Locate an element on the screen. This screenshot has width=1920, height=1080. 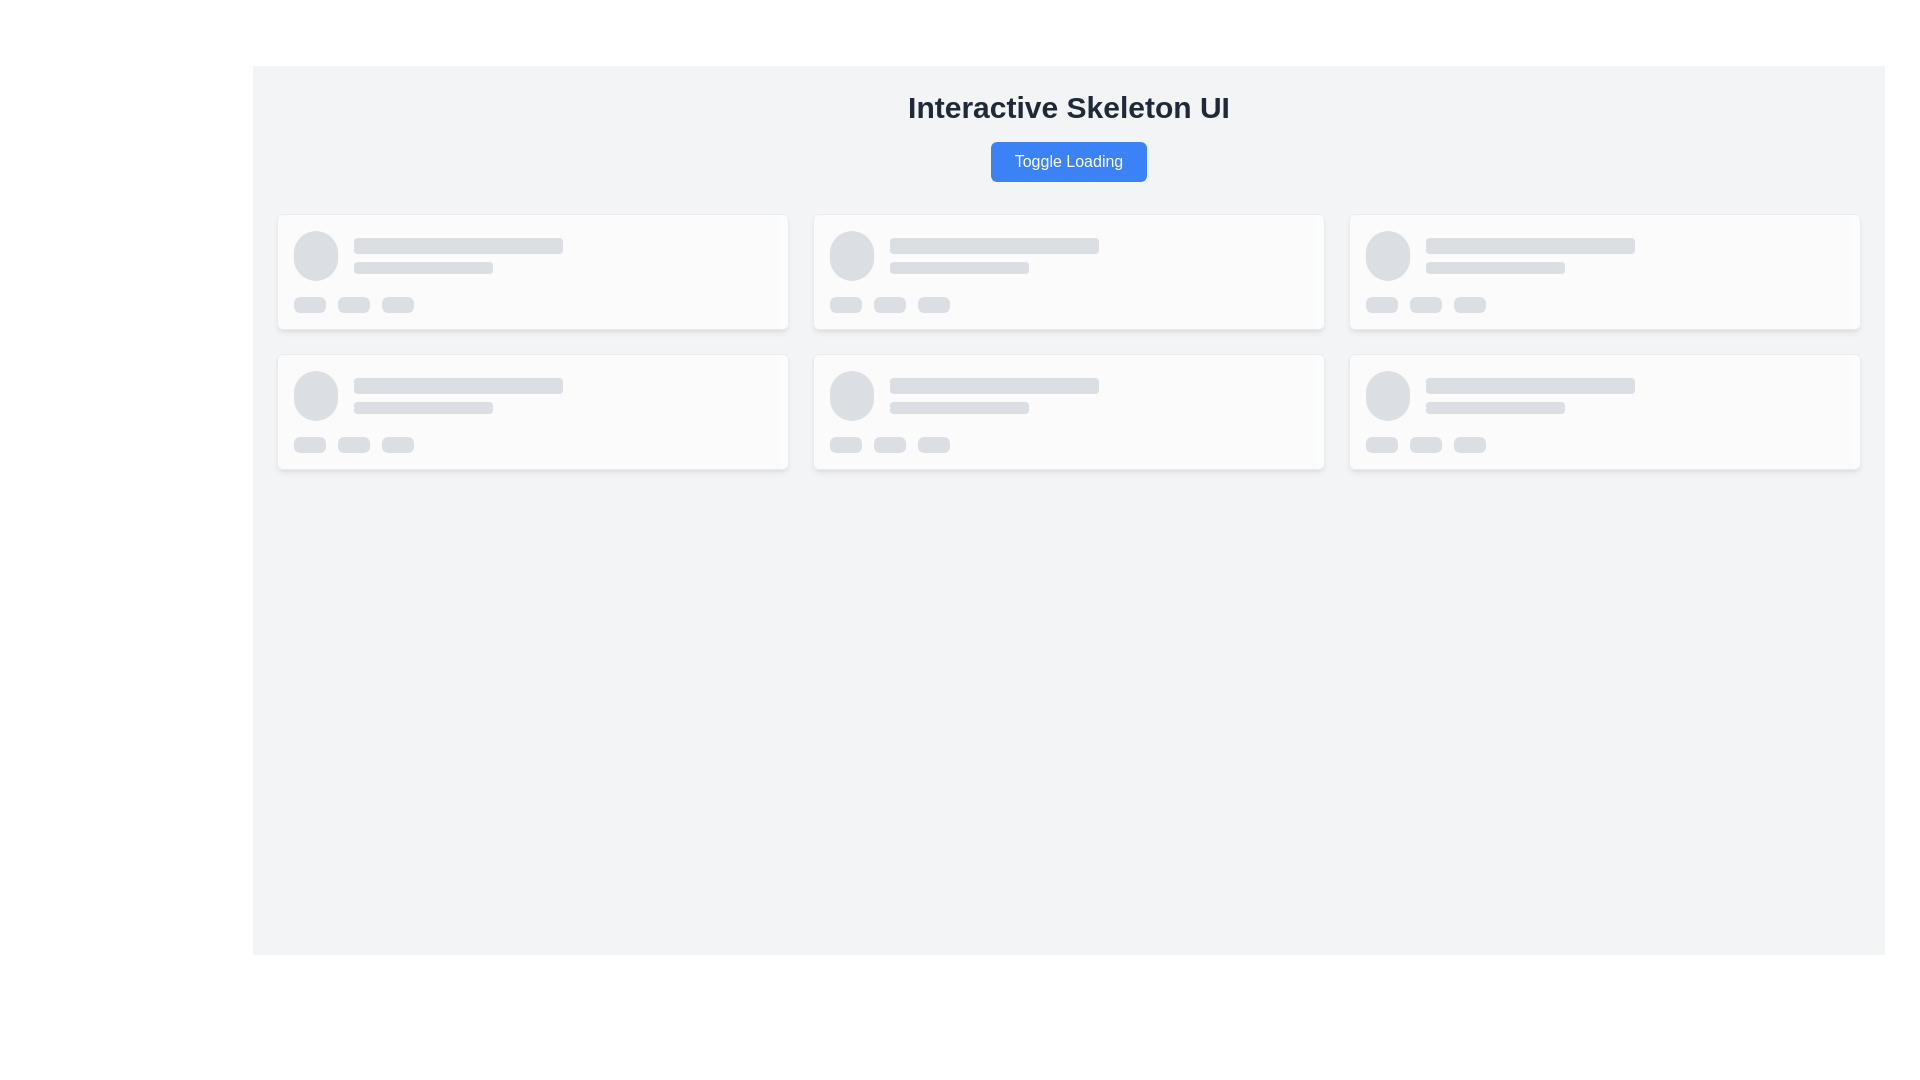
the Loading card placeholder, which is a skeletal loading indicator located in the top row of the grid layout, specifically the third item on the far right is located at coordinates (1604, 272).